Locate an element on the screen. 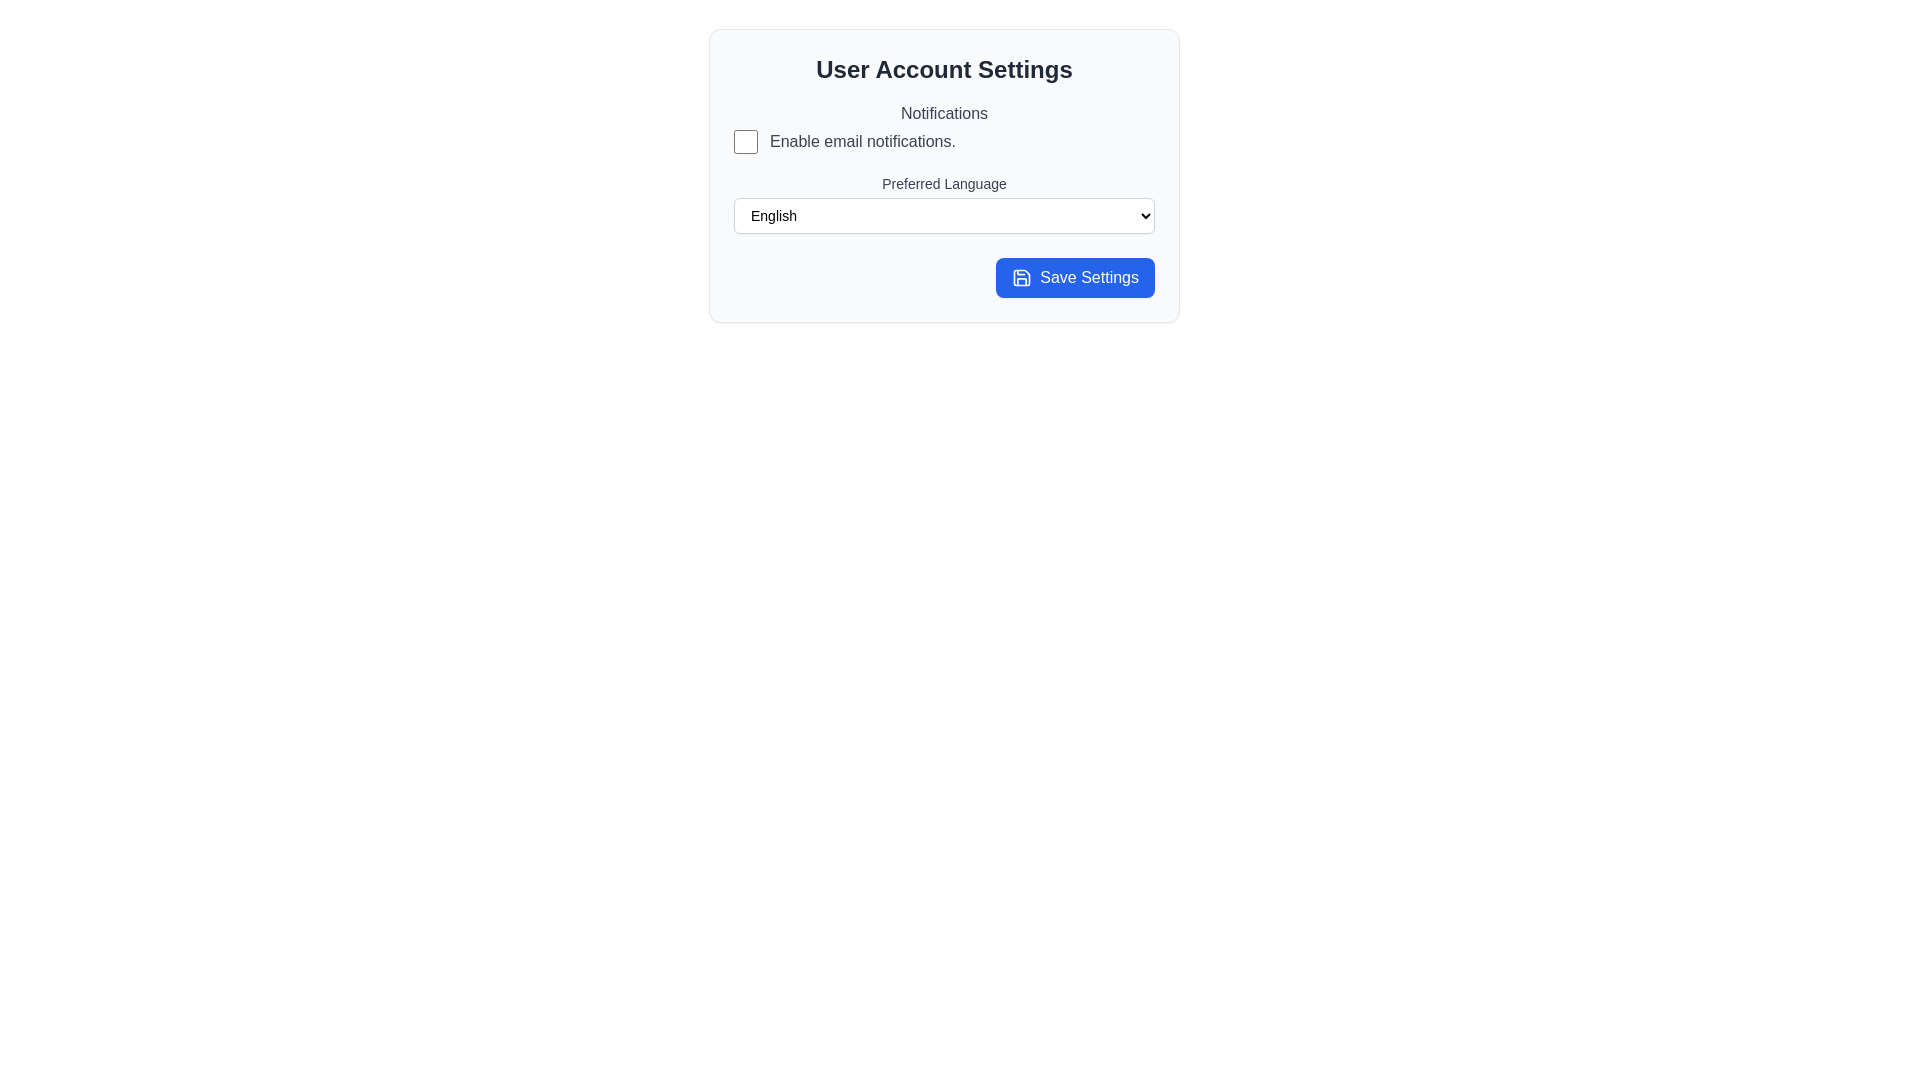 The height and width of the screenshot is (1080, 1920). the icon within the 'Save Settings' button located at the lower right portion of the main settings area is located at coordinates (1022, 277).